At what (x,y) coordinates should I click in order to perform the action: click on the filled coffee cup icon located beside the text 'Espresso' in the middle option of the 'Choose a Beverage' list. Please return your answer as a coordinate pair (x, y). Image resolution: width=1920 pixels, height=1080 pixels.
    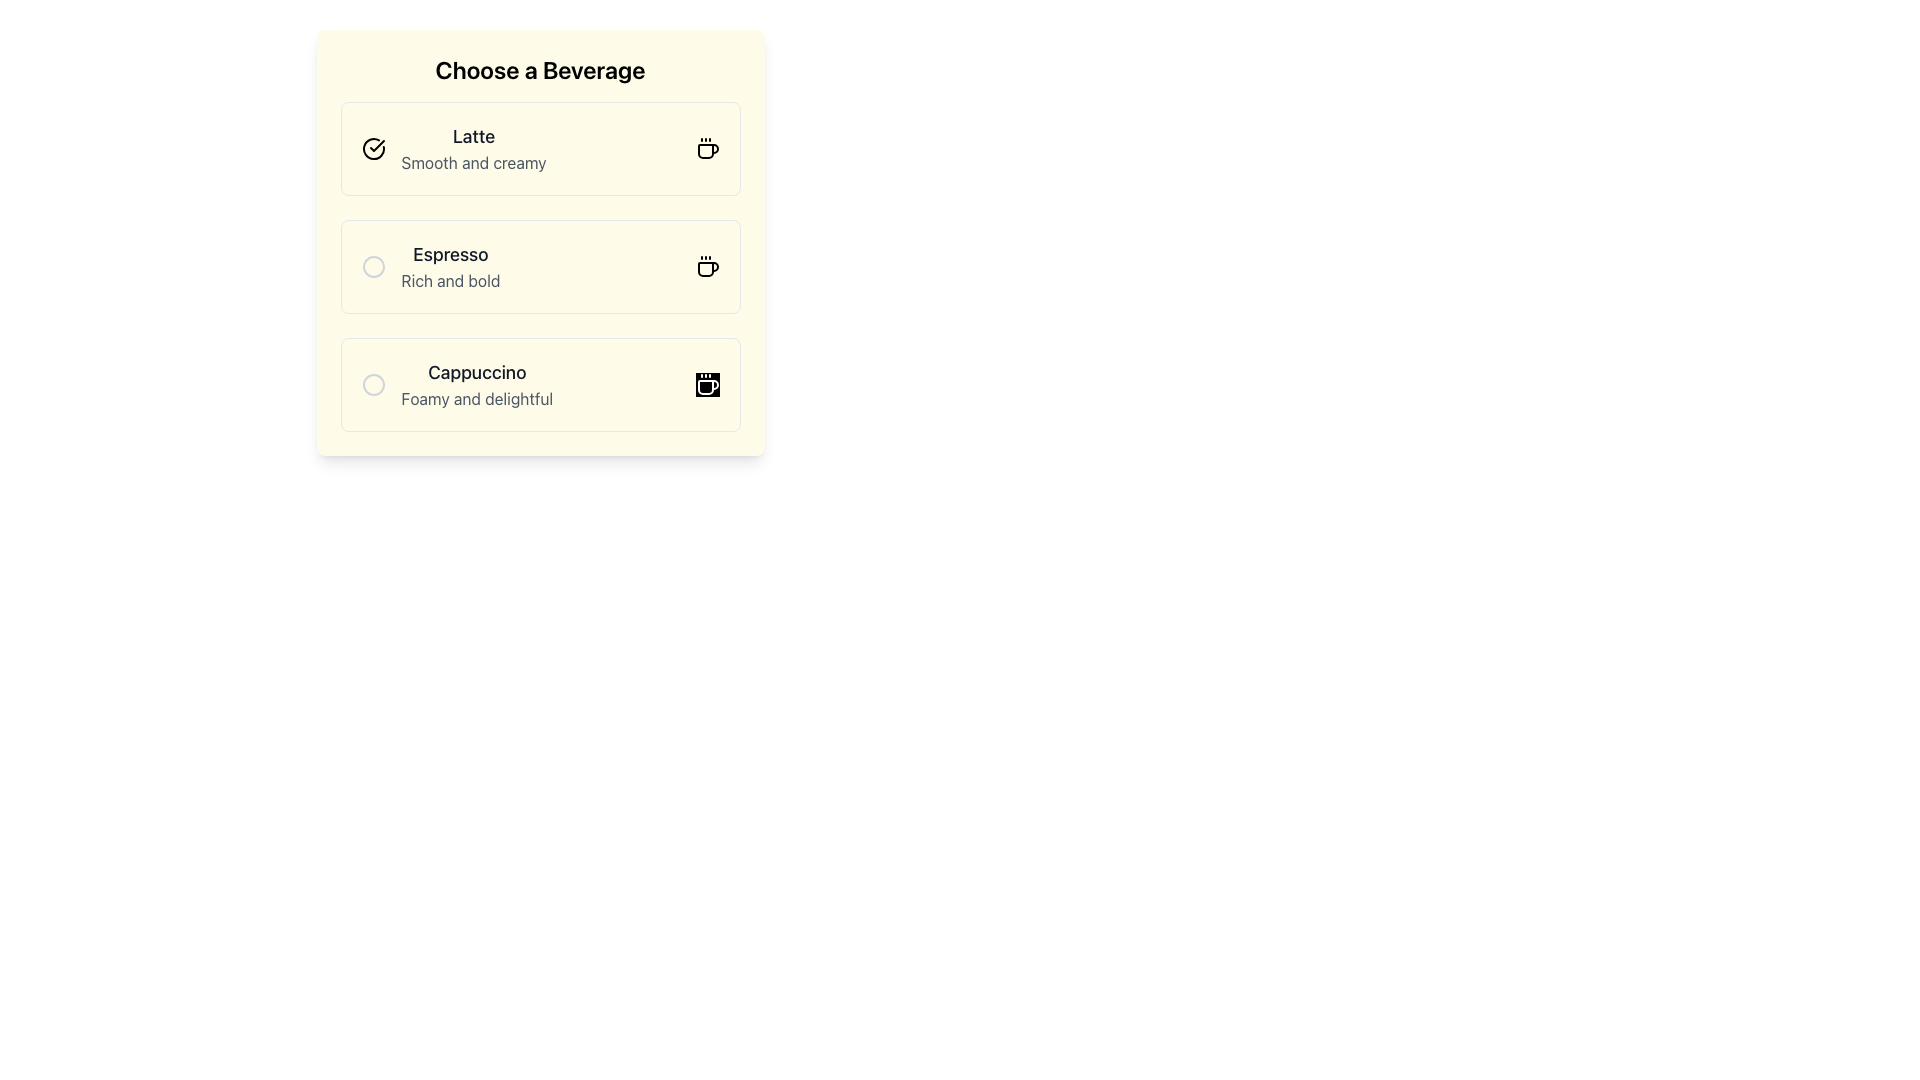
    Looking at the image, I should click on (708, 268).